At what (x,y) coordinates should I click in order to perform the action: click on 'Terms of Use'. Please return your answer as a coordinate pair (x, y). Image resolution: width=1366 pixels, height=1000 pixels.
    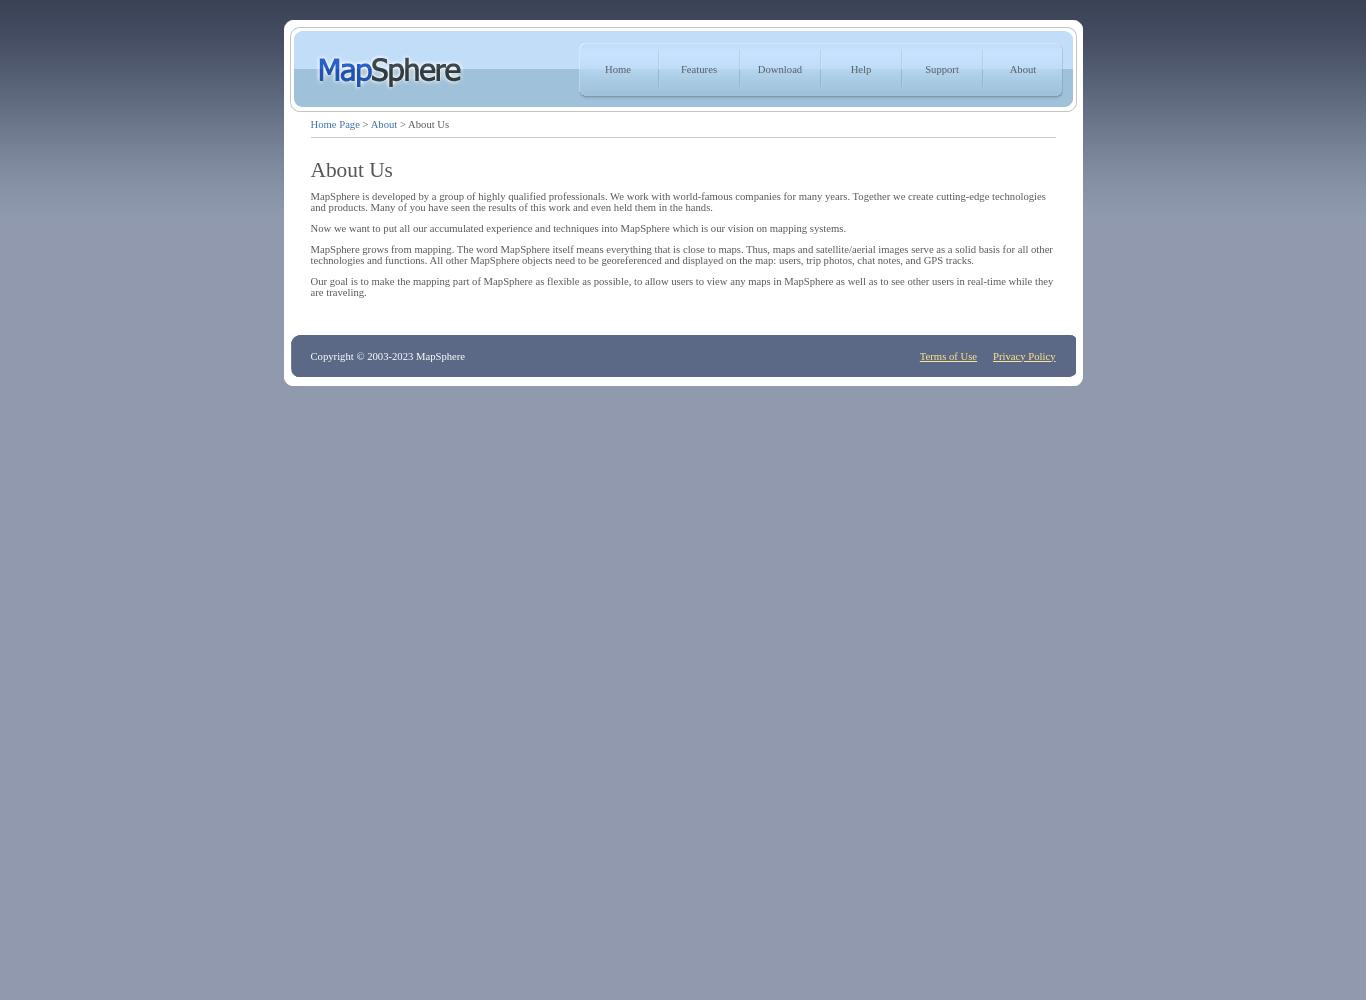
    Looking at the image, I should click on (948, 354).